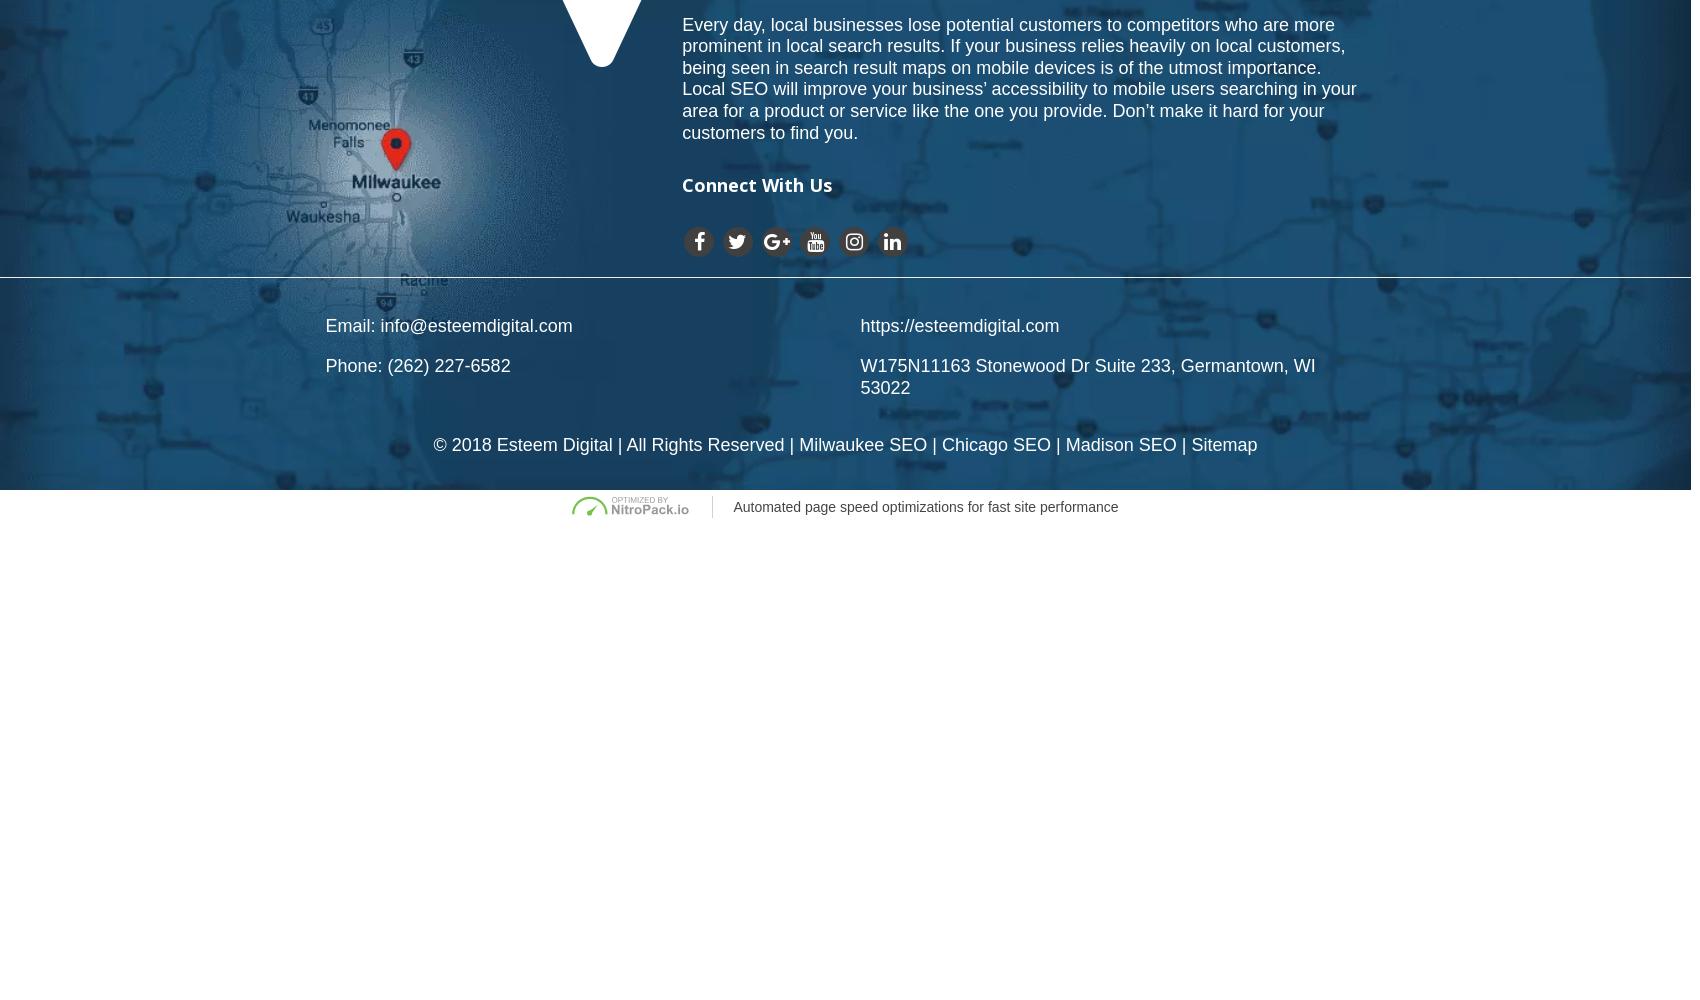  I want to click on 'Email: info@esteemdigital.com', so click(448, 325).